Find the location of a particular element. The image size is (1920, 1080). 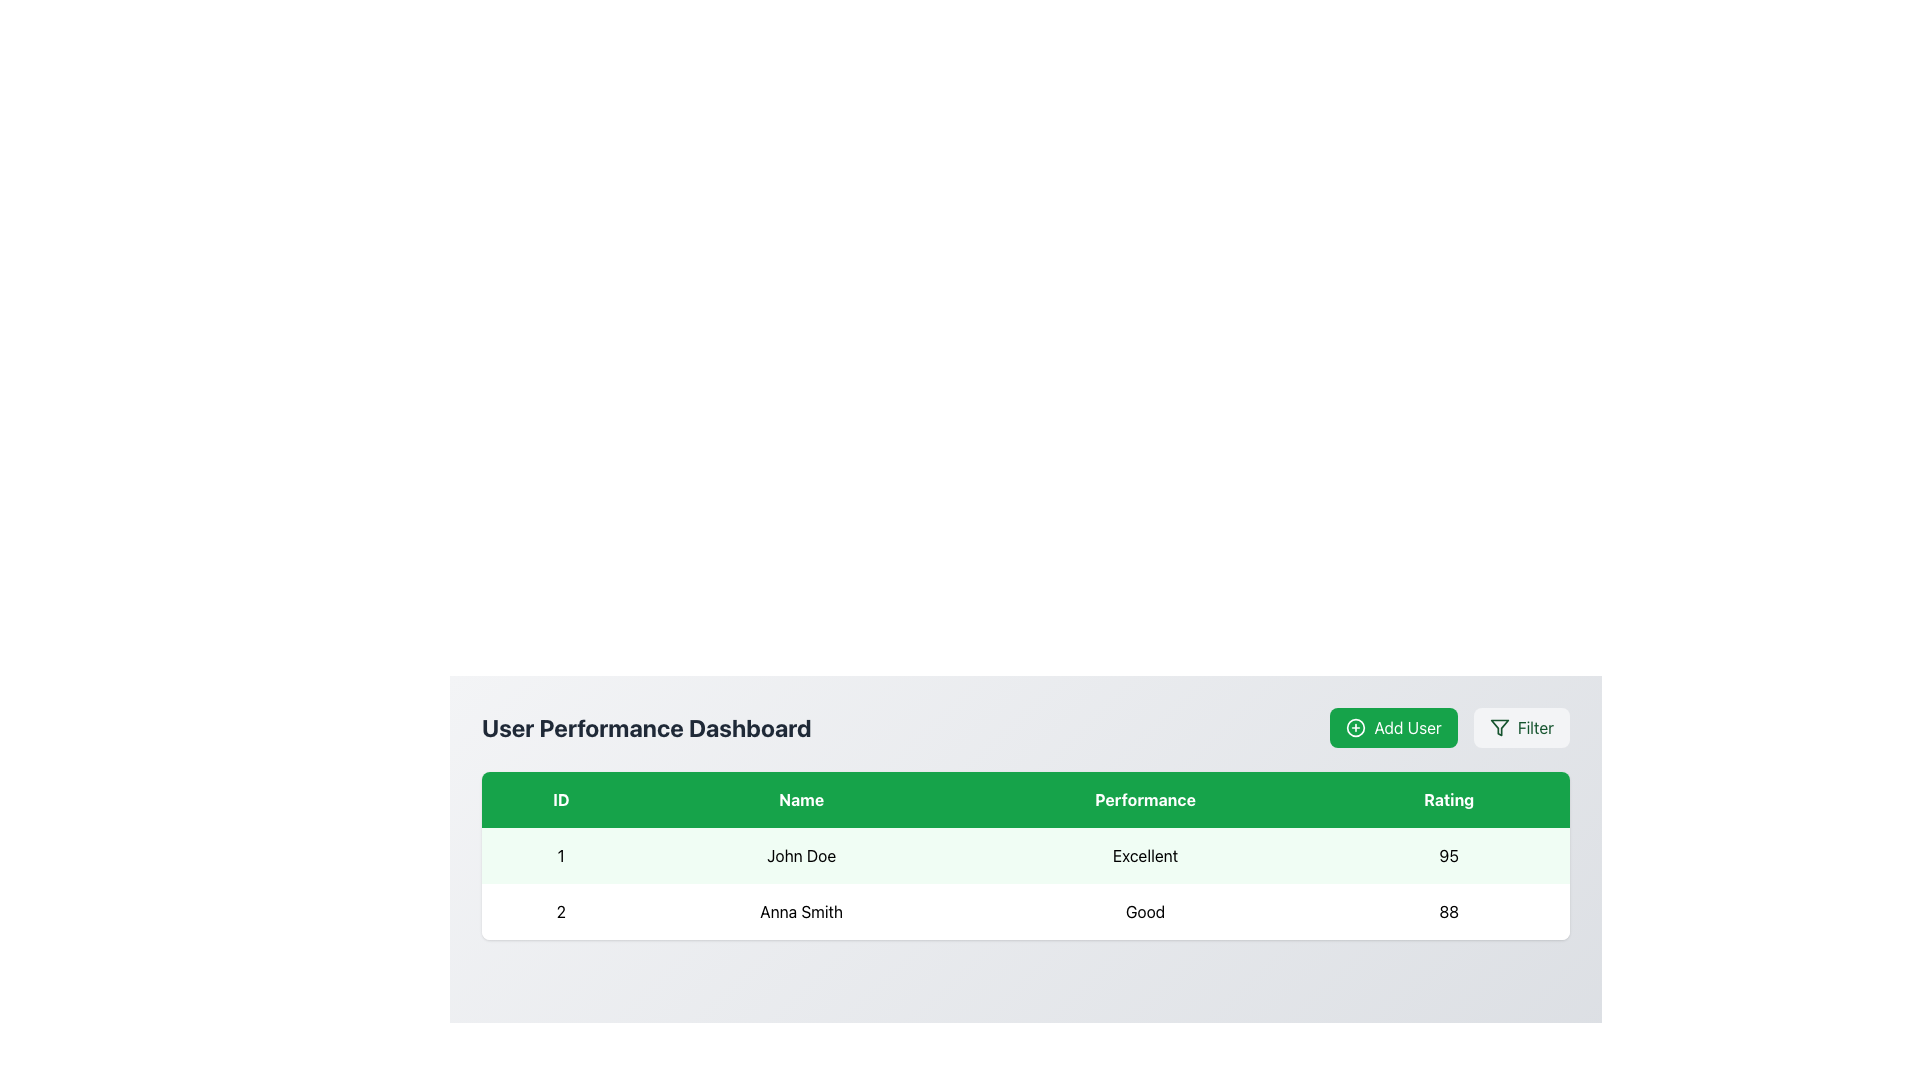

the unique identifier text content in the 'ID' column of the table, which corresponds to the user entry with ID '1' is located at coordinates (560, 855).